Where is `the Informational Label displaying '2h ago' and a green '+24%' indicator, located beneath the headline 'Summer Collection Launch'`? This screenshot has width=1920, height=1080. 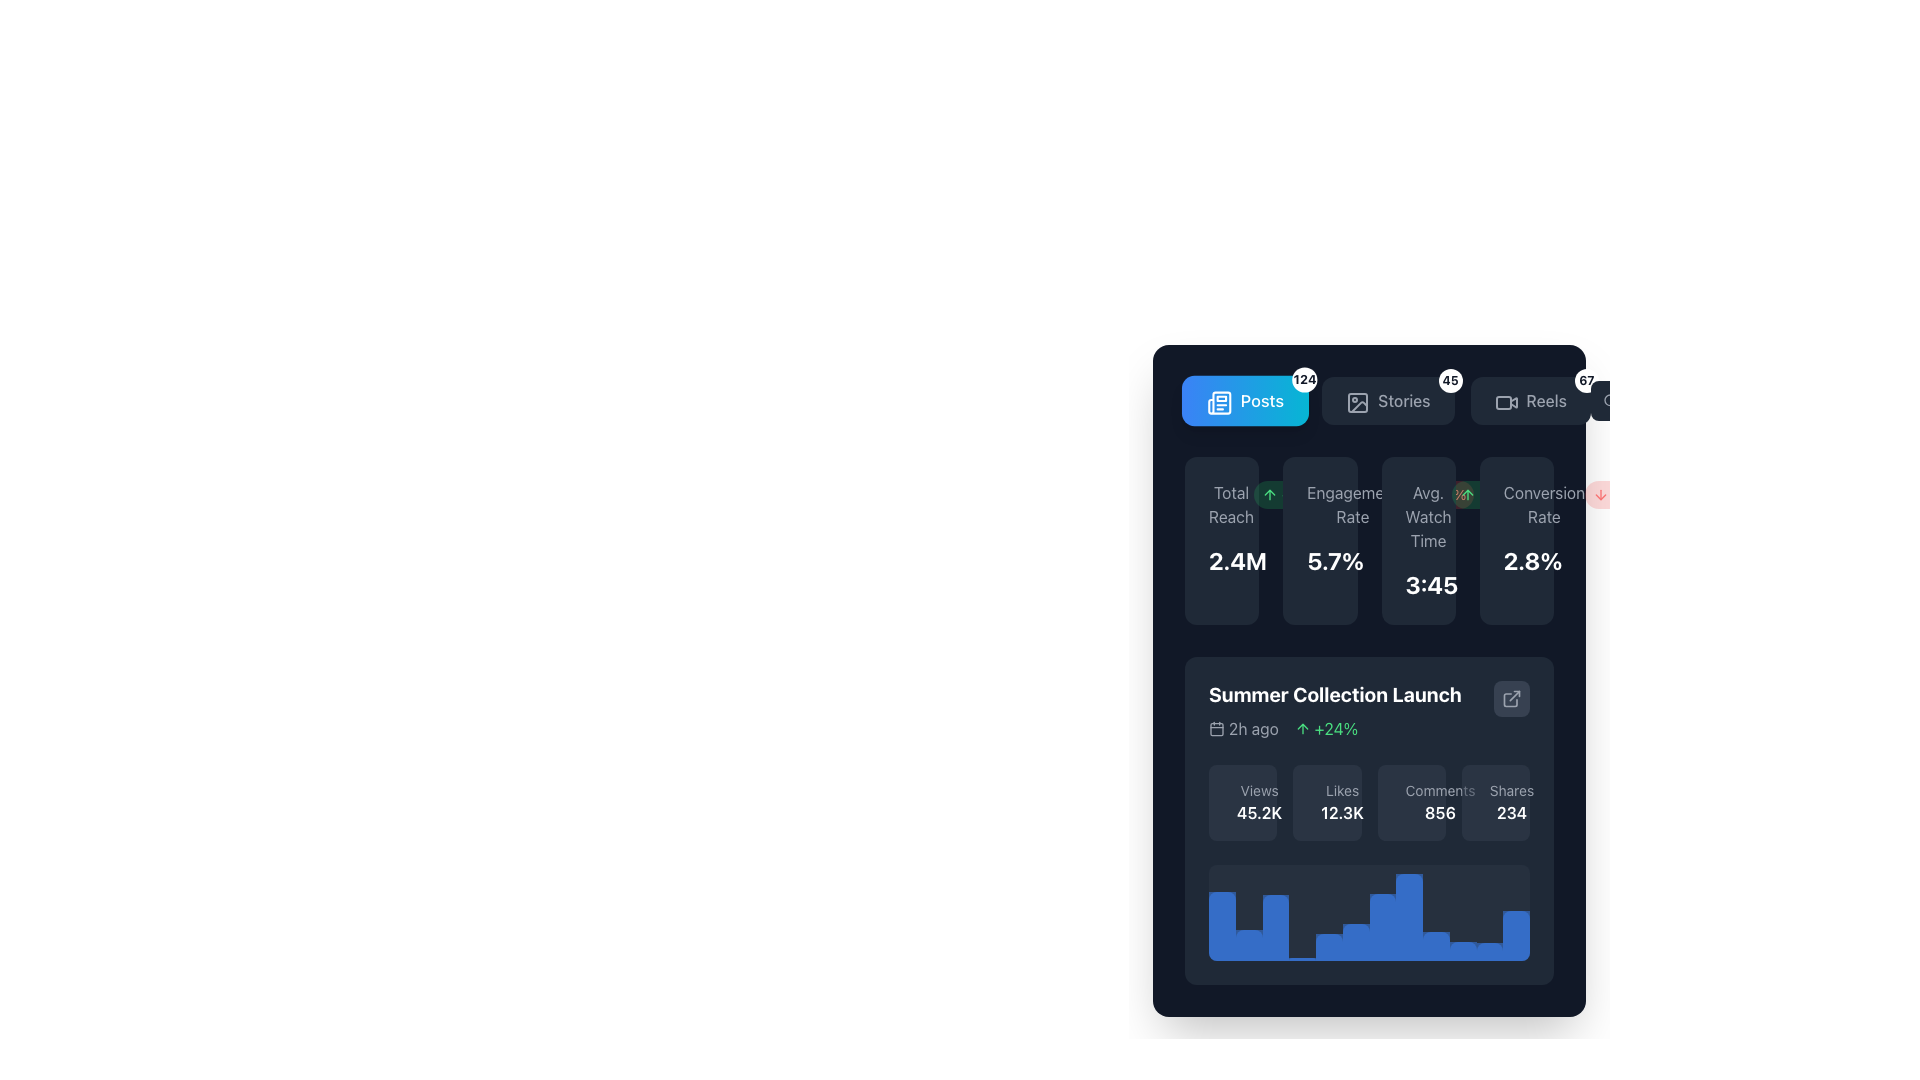
the Informational Label displaying '2h ago' and a green '+24%' indicator, located beneath the headline 'Summer Collection Launch' is located at coordinates (1335, 729).